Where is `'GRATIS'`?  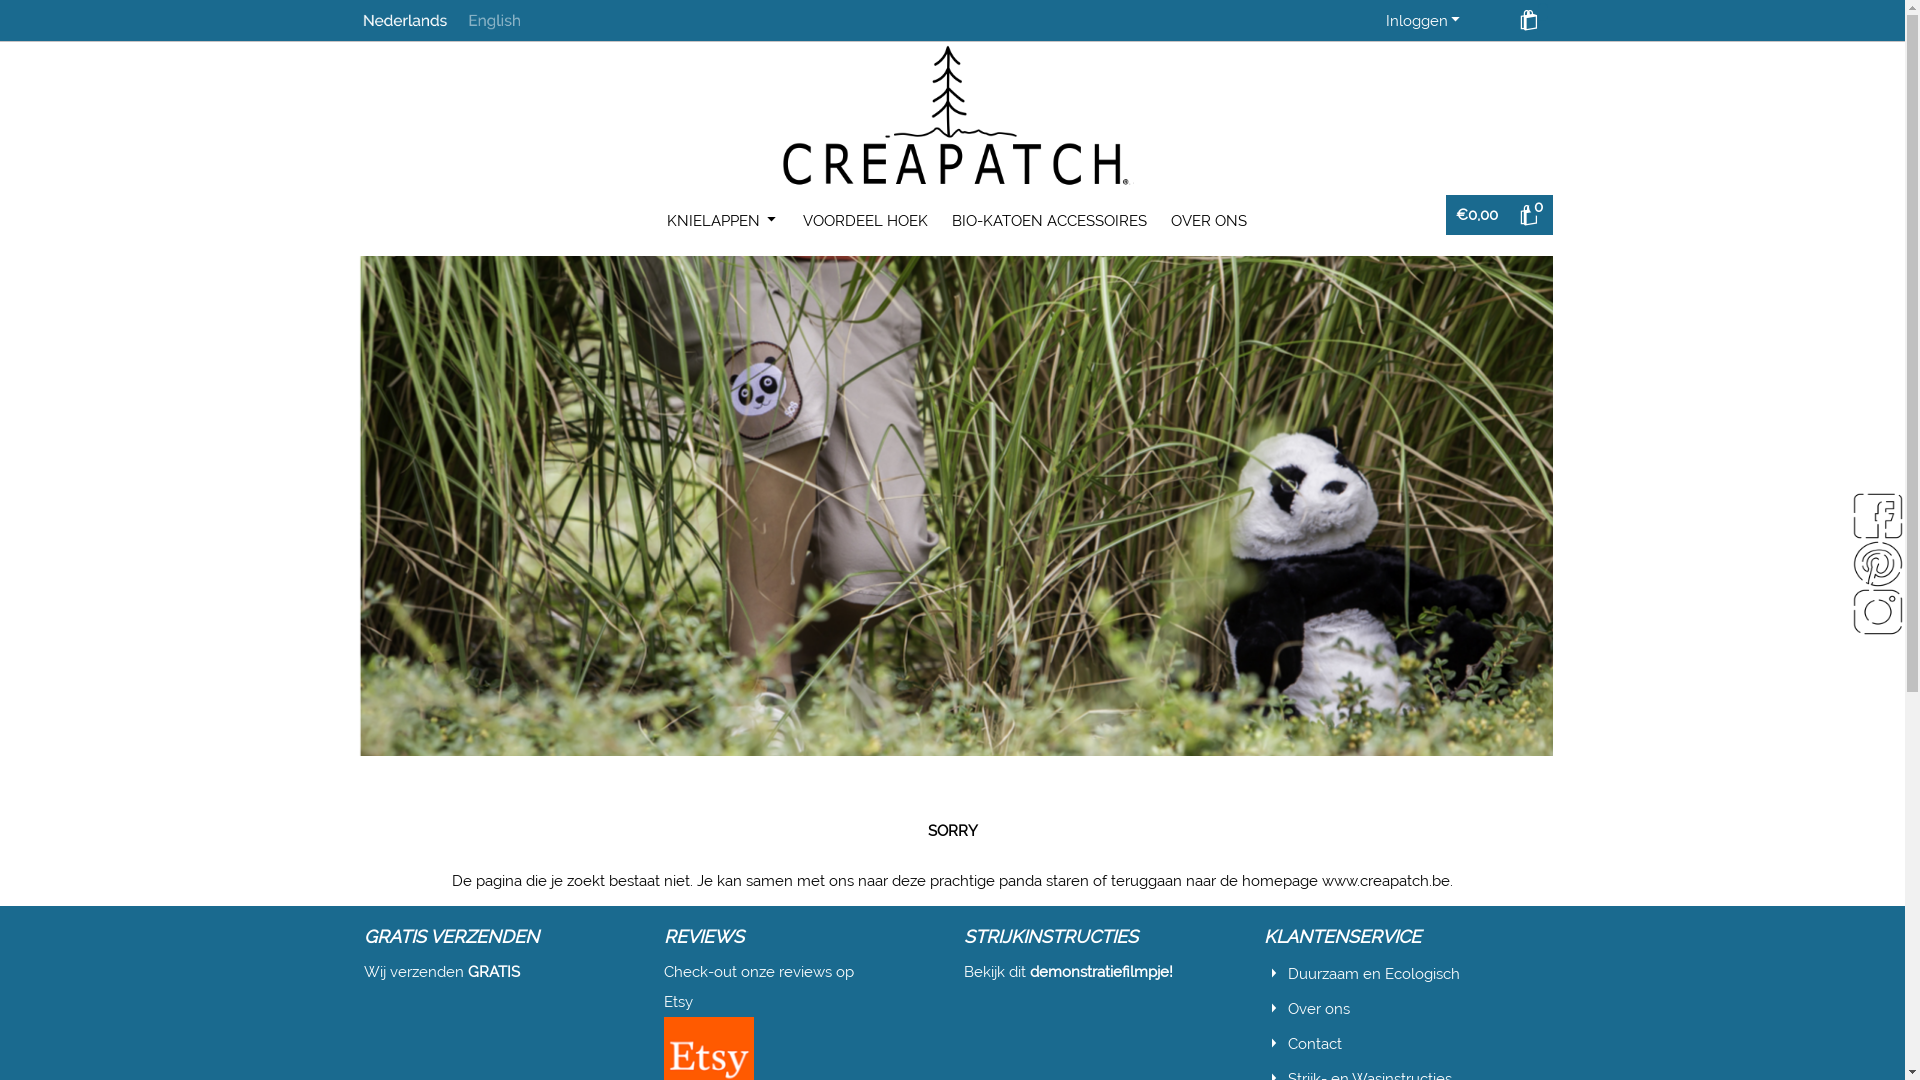
'GRATIS' is located at coordinates (494, 971).